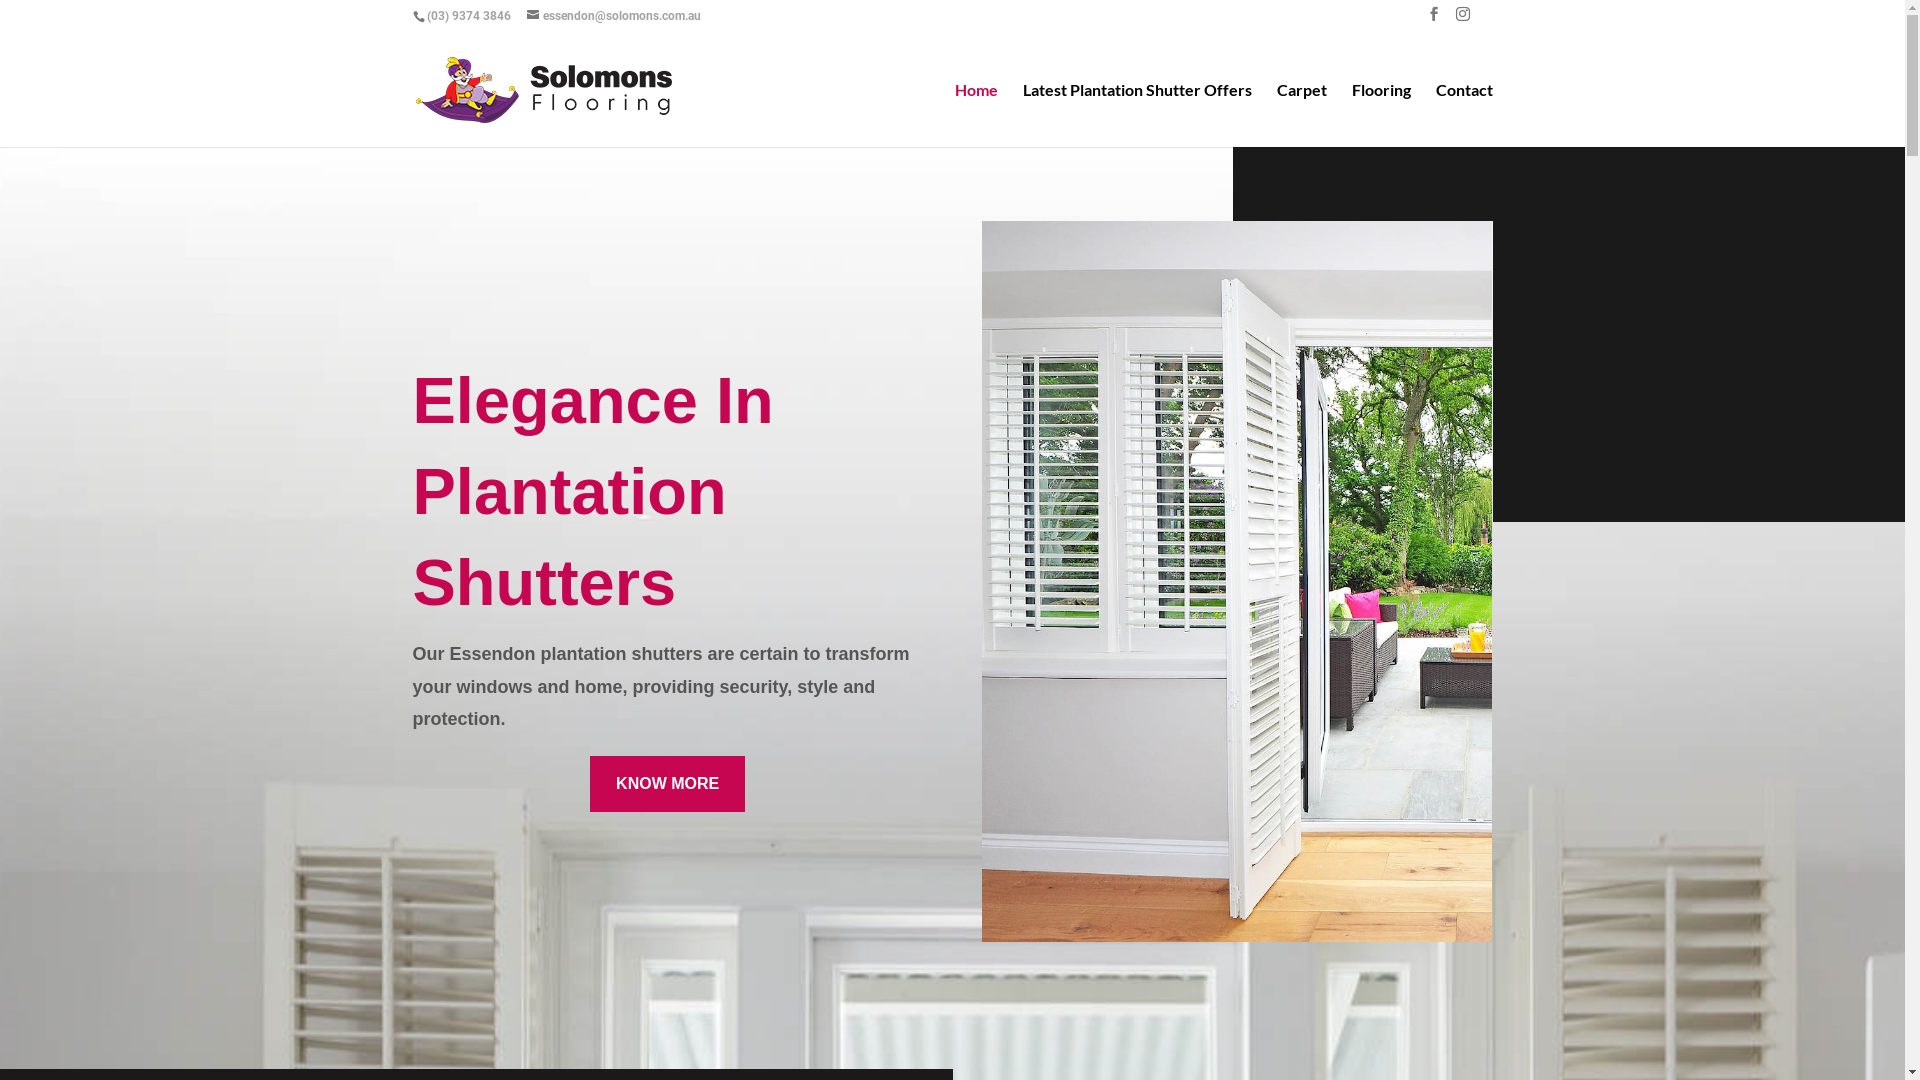  What do you see at coordinates (975, 114) in the screenshot?
I see `'Home'` at bounding box center [975, 114].